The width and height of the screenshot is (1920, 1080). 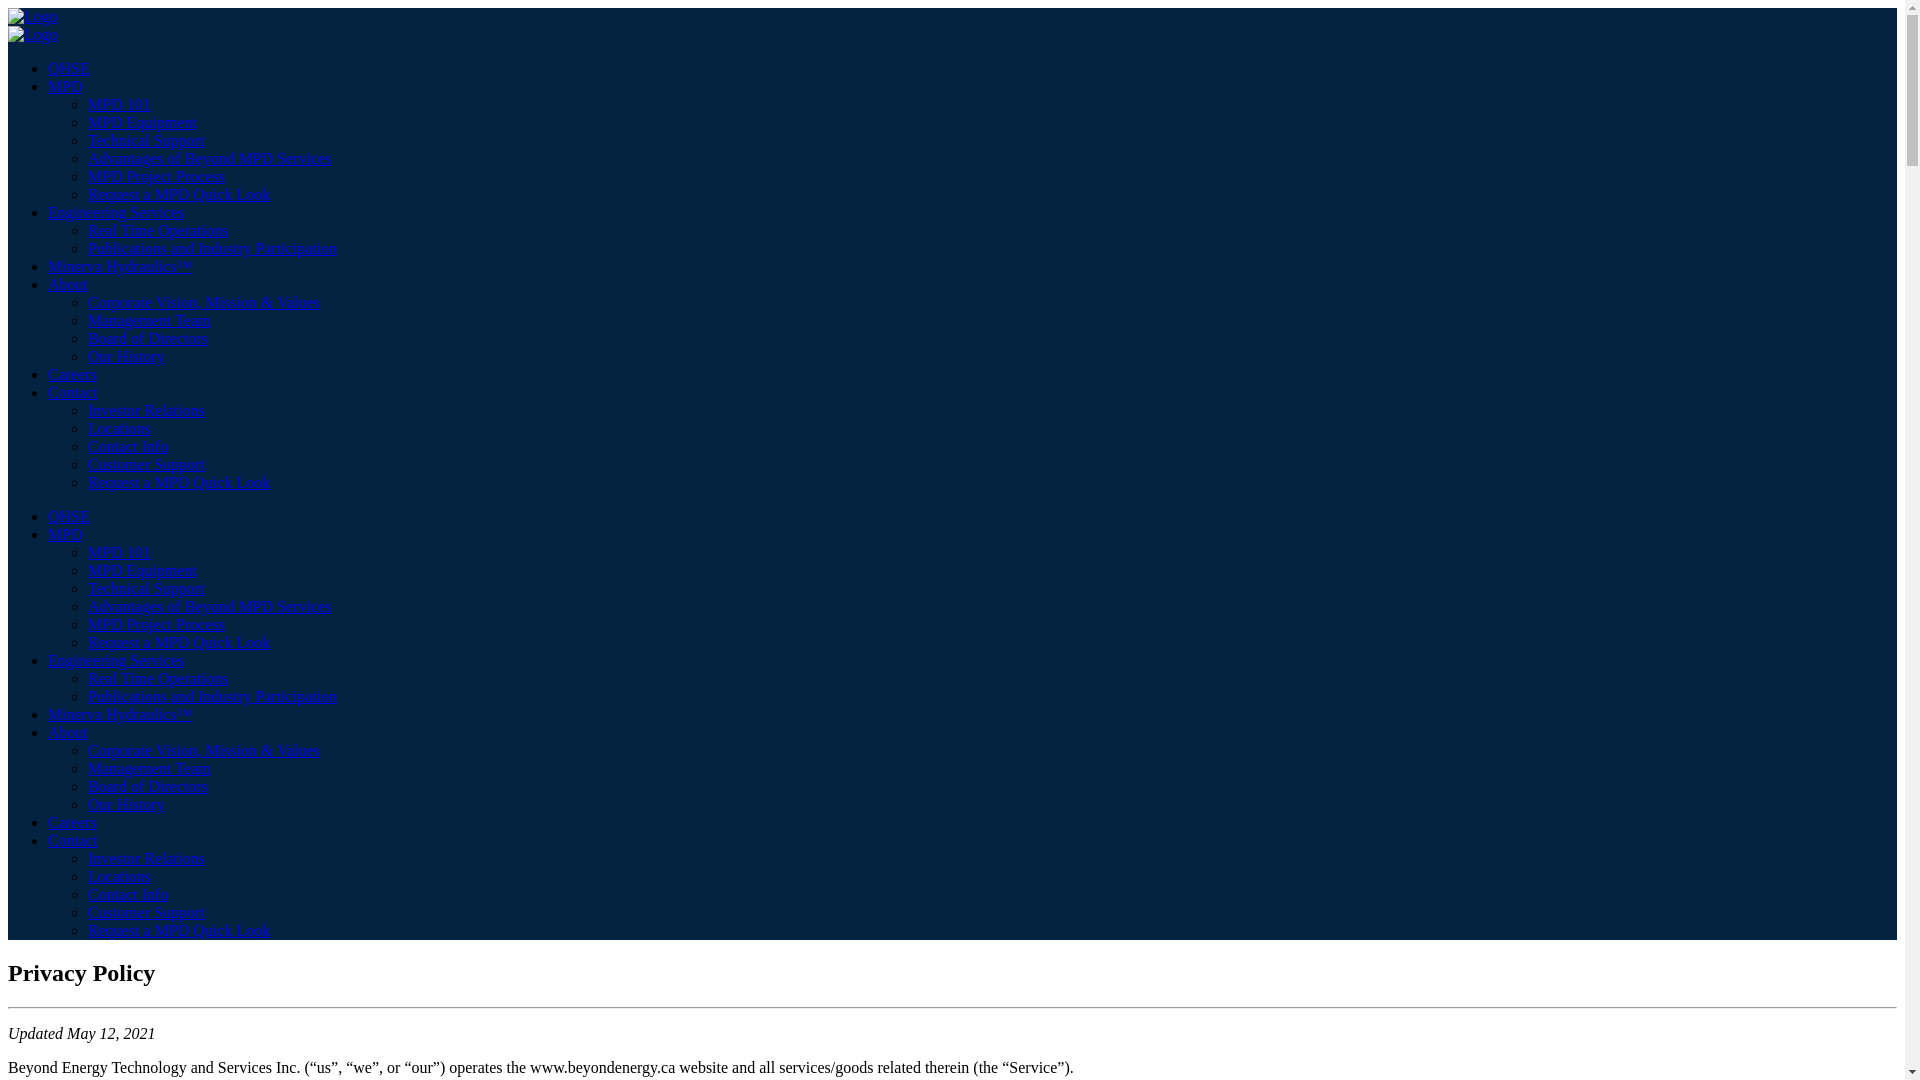 I want to click on 'Careers', so click(x=72, y=822).